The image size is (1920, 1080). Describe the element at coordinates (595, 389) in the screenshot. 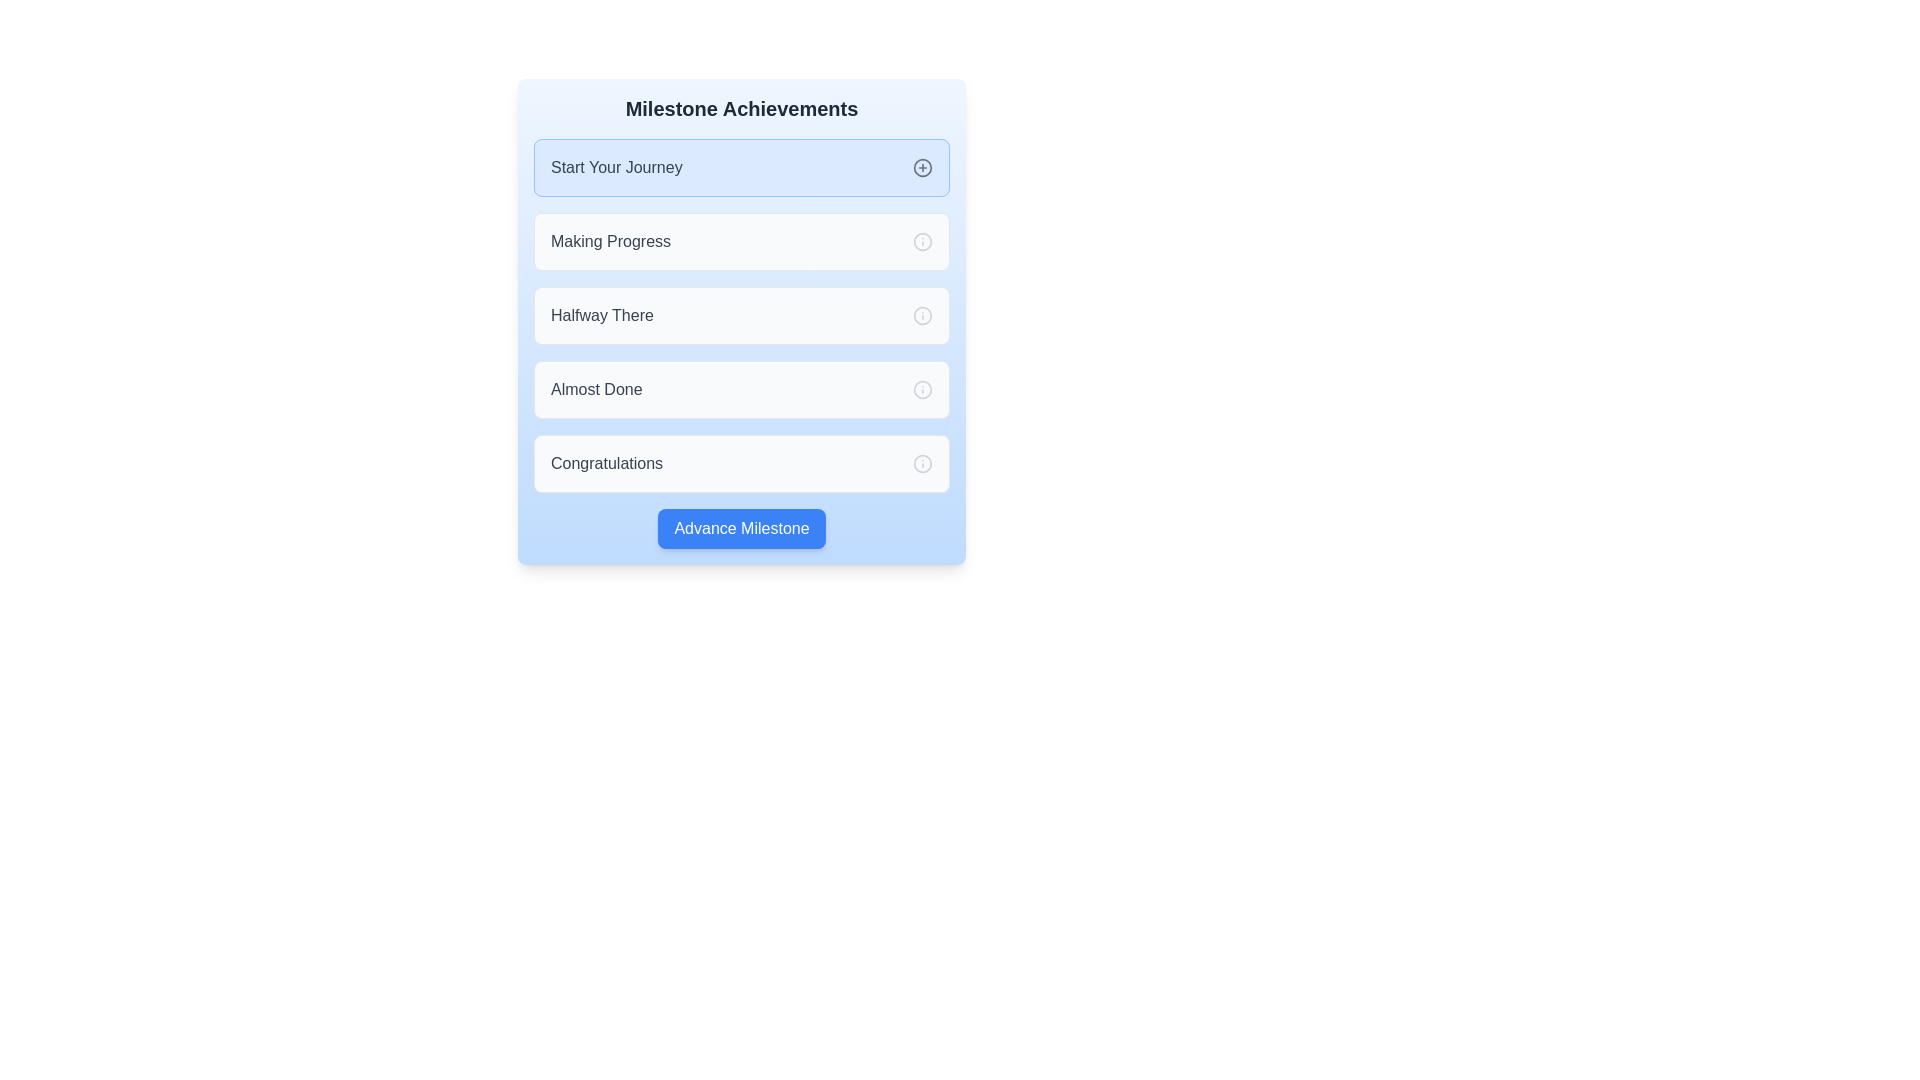

I see `the 'Almost Done' text label in the Milestone Achievements section, located below 'Halfway There' and above 'Congratulations'` at that location.